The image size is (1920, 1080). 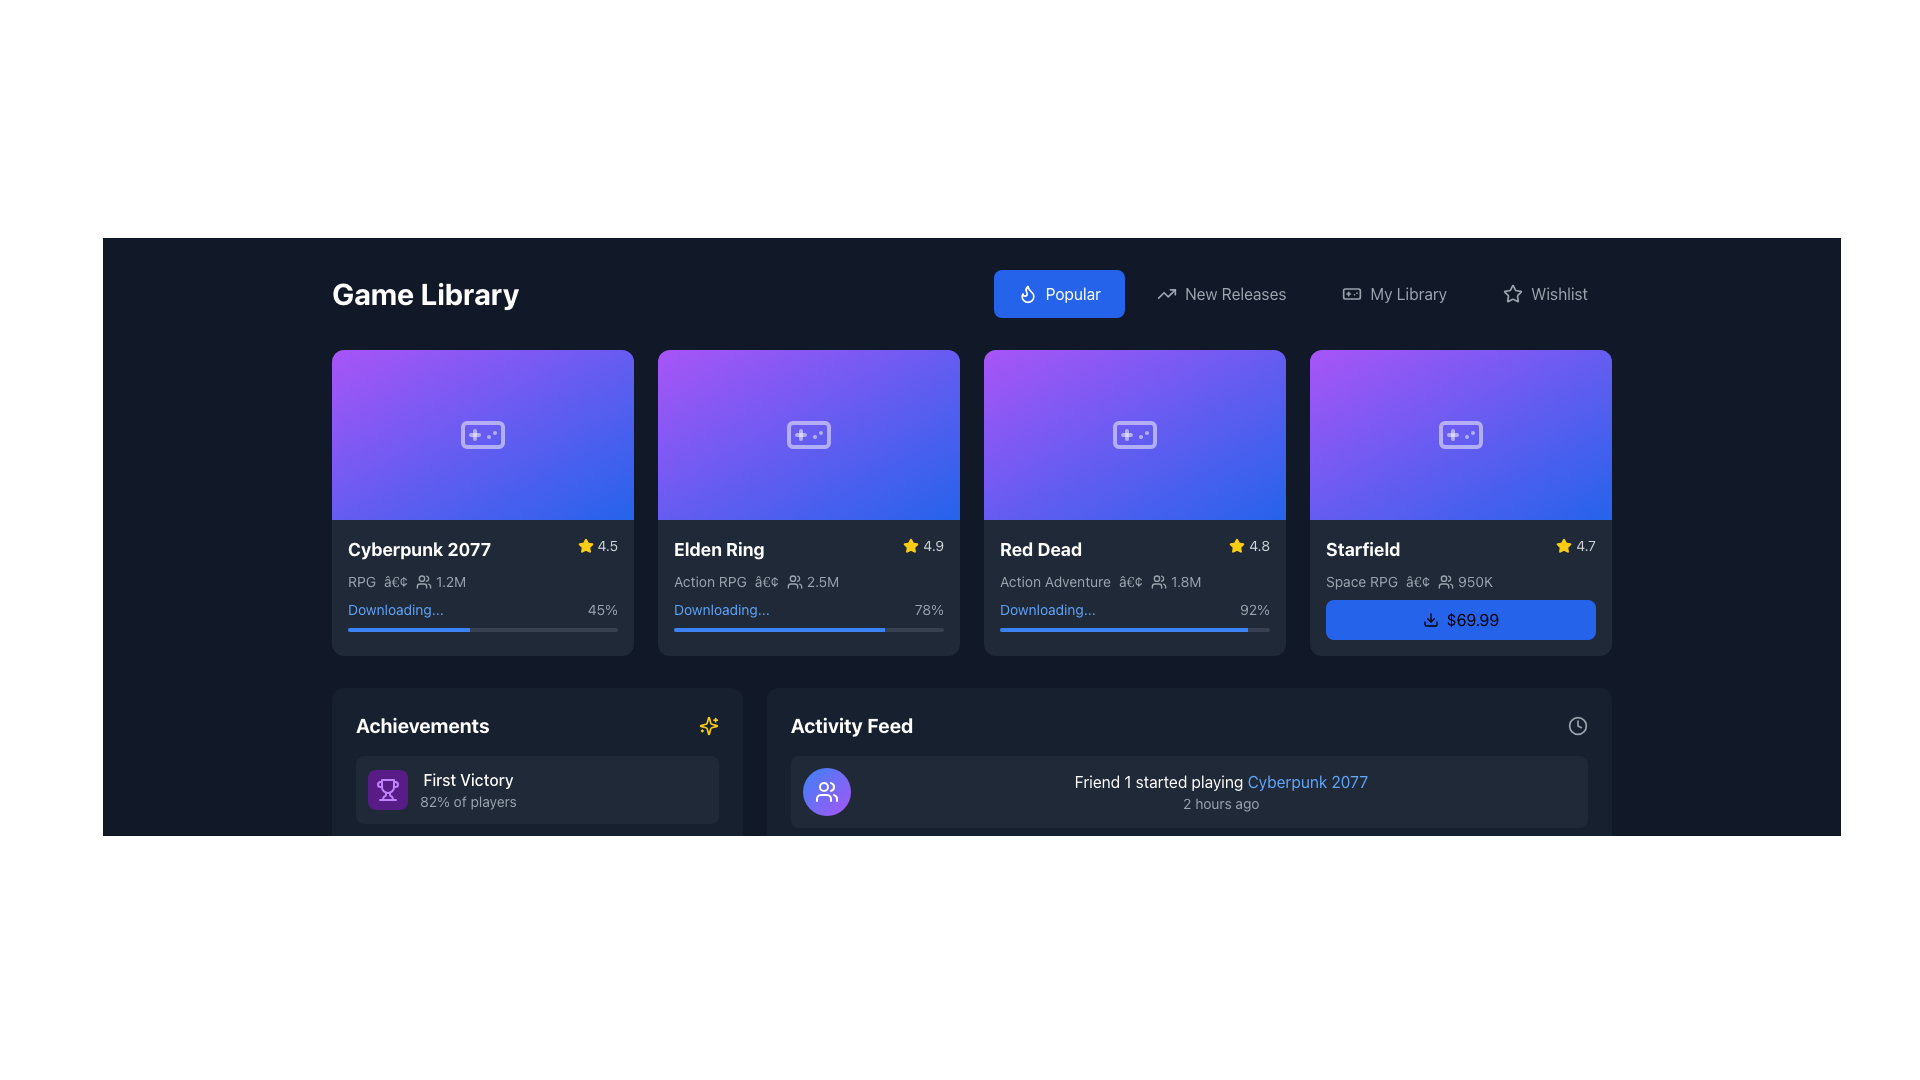 What do you see at coordinates (1189, 966) in the screenshot?
I see `the game title 'Cyberpunk 2077' within the third Activity Notification Block in the Activity Feed section` at bounding box center [1189, 966].